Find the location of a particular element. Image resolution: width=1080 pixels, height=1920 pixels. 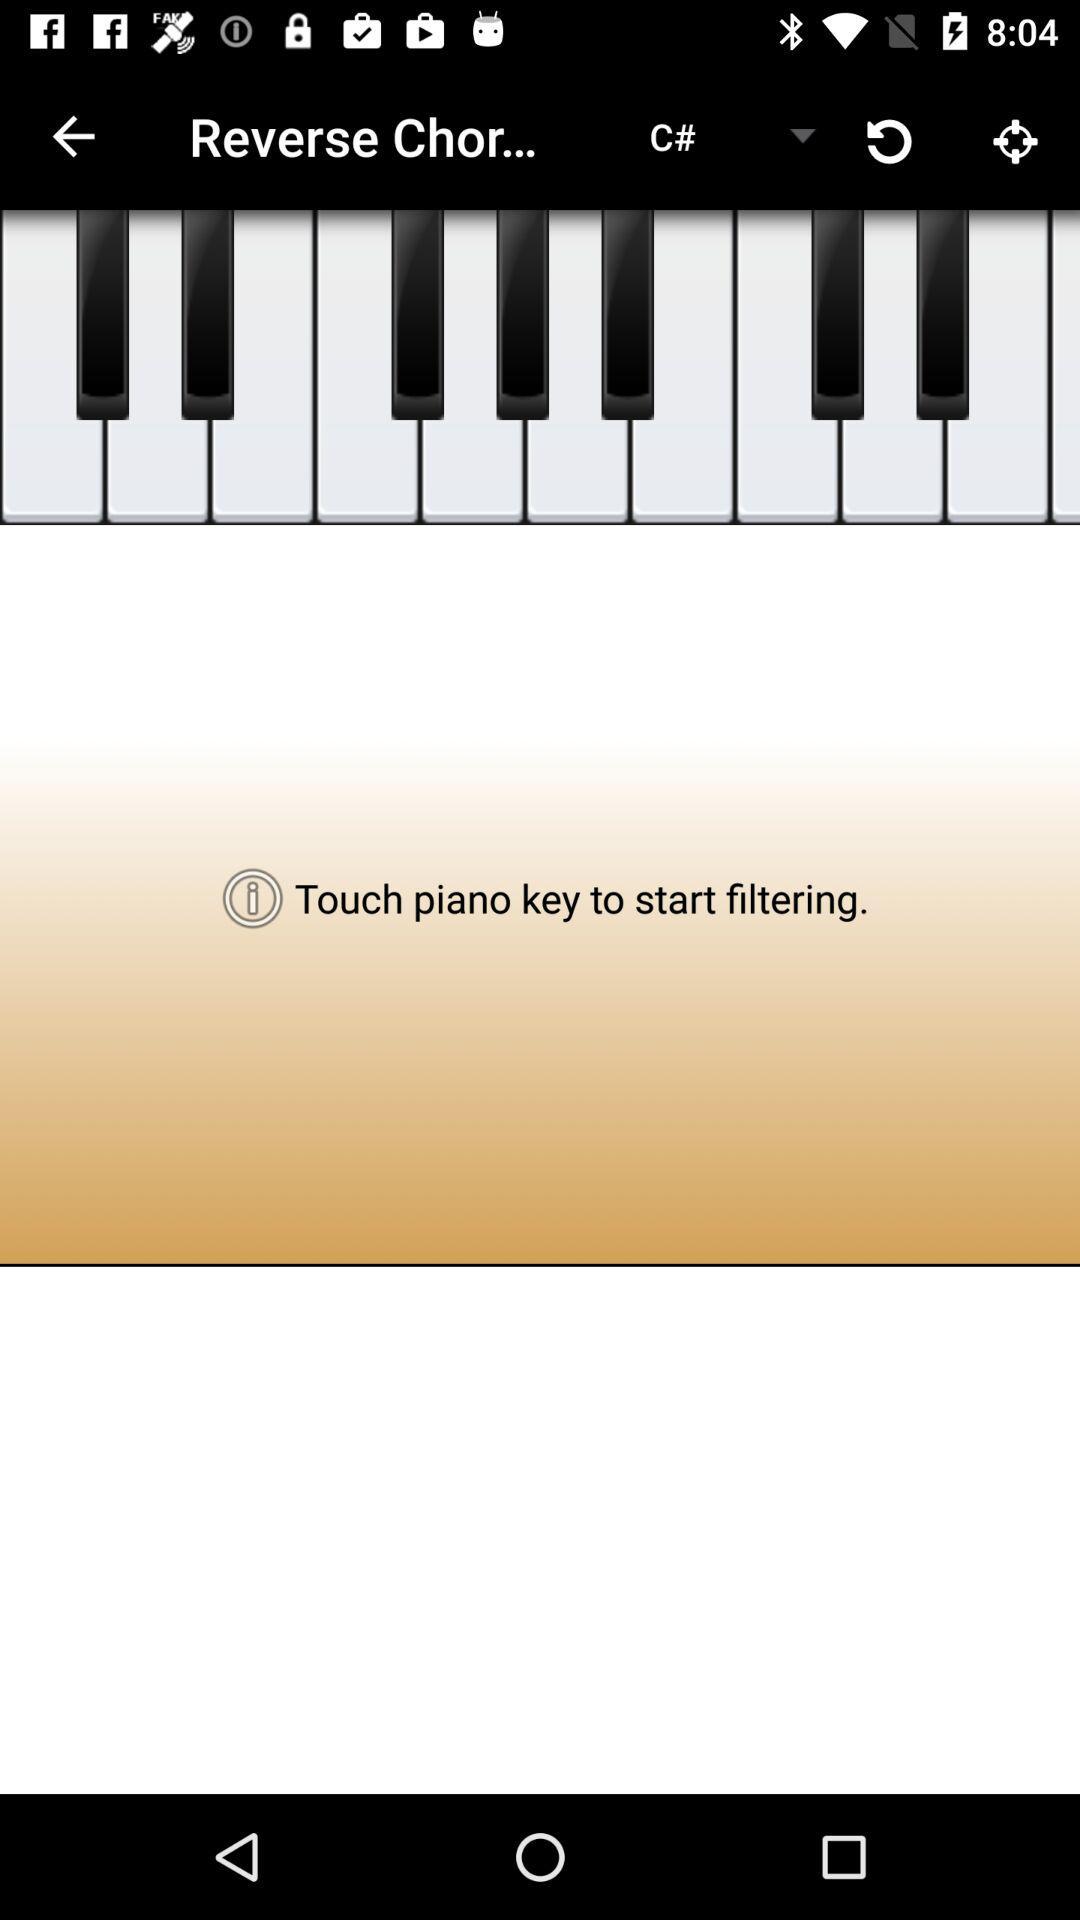

the second white bar in key board image is located at coordinates (156, 367).